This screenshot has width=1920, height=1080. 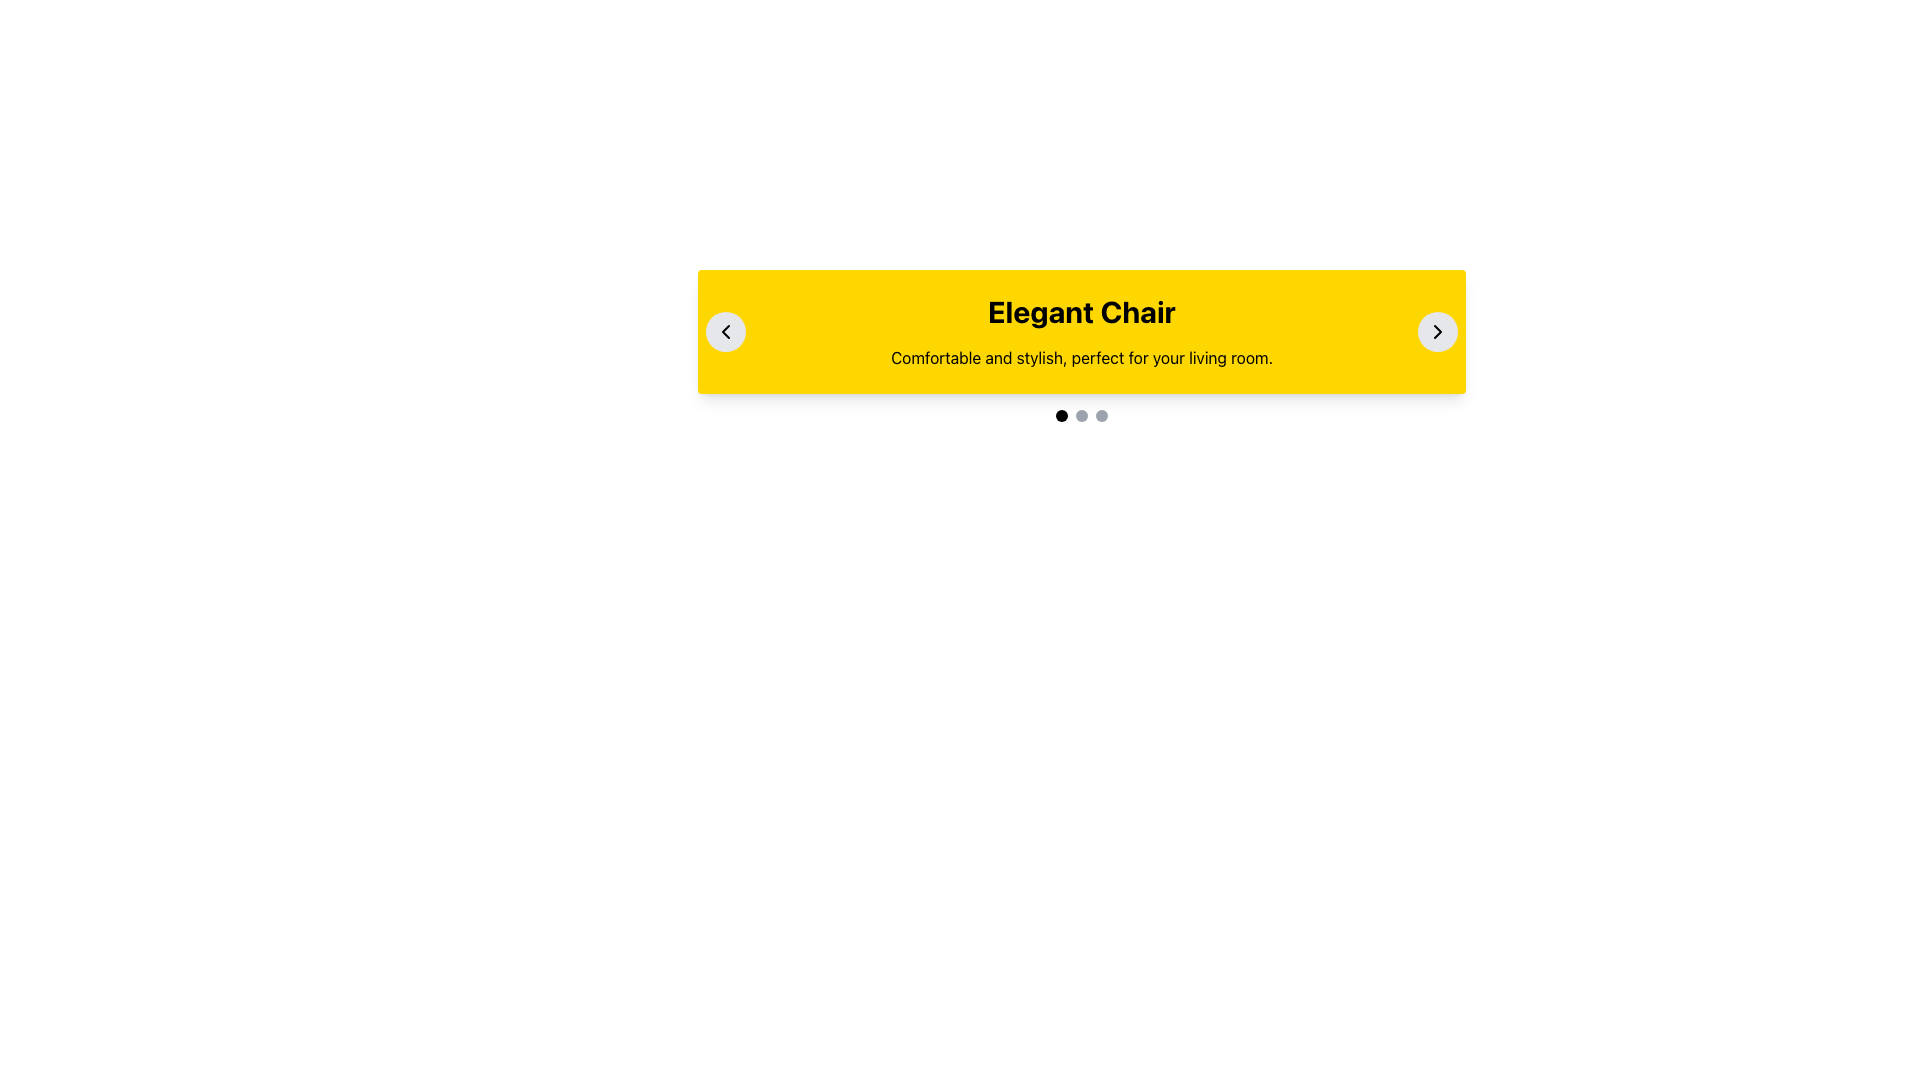 I want to click on the pagination indicator consisting of three circular indicators, where the first black circle indicates the active state, for keyboard navigation, so click(x=1080, y=415).